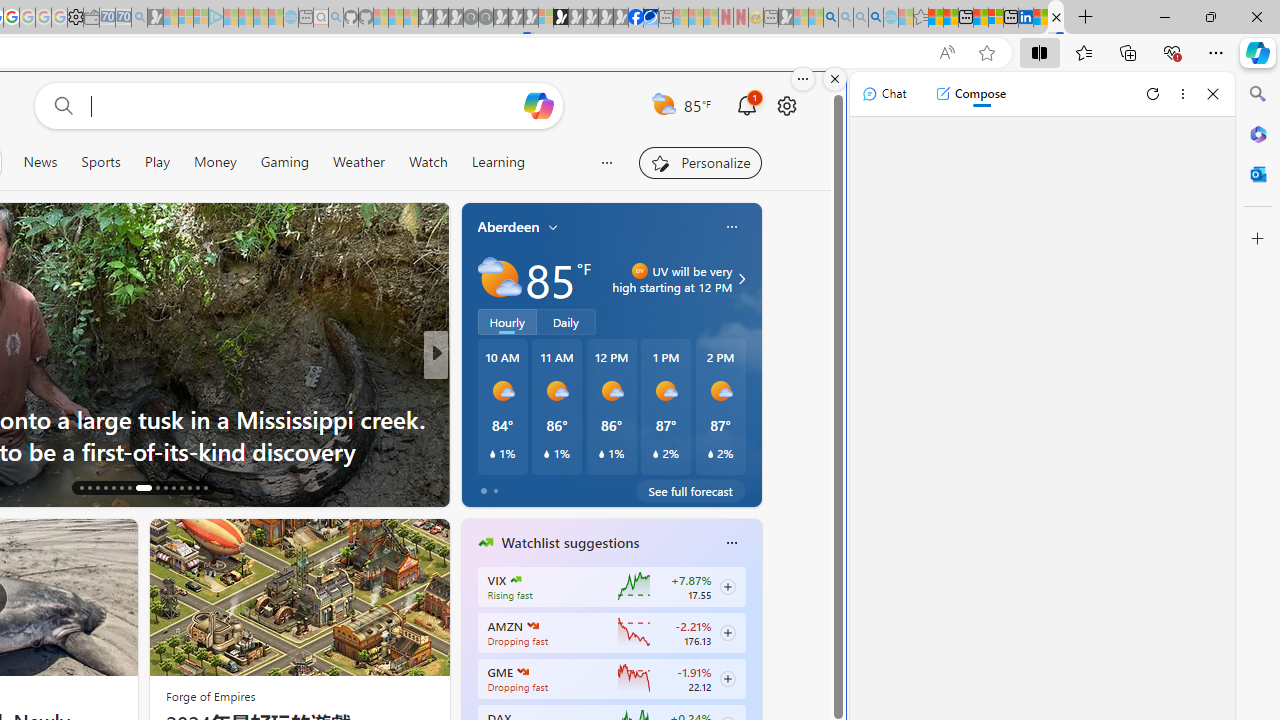  I want to click on 'AutomationID: tab-23', so click(139, 488).